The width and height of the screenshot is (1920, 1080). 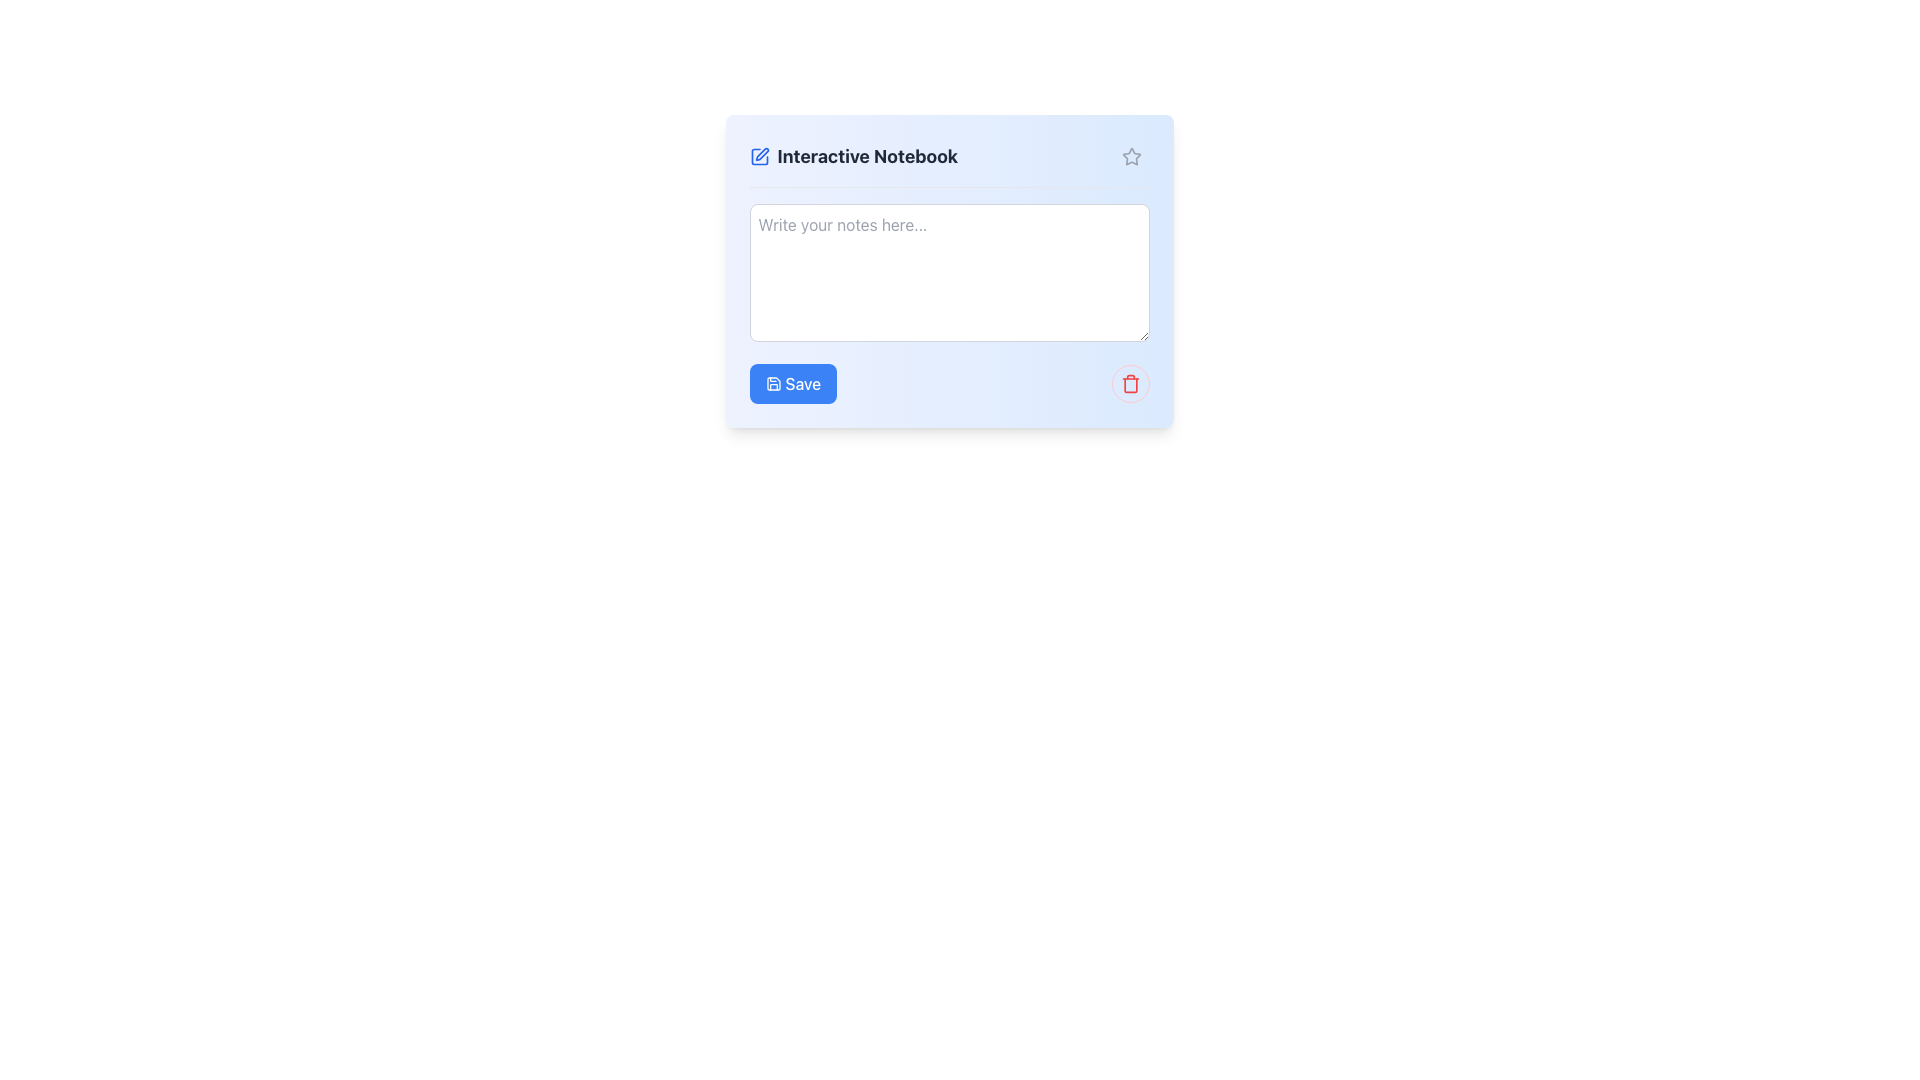 I want to click on the save button located in the bottom left corner of the section, which allows users to save content in the interactive notebook above it, so click(x=792, y=384).